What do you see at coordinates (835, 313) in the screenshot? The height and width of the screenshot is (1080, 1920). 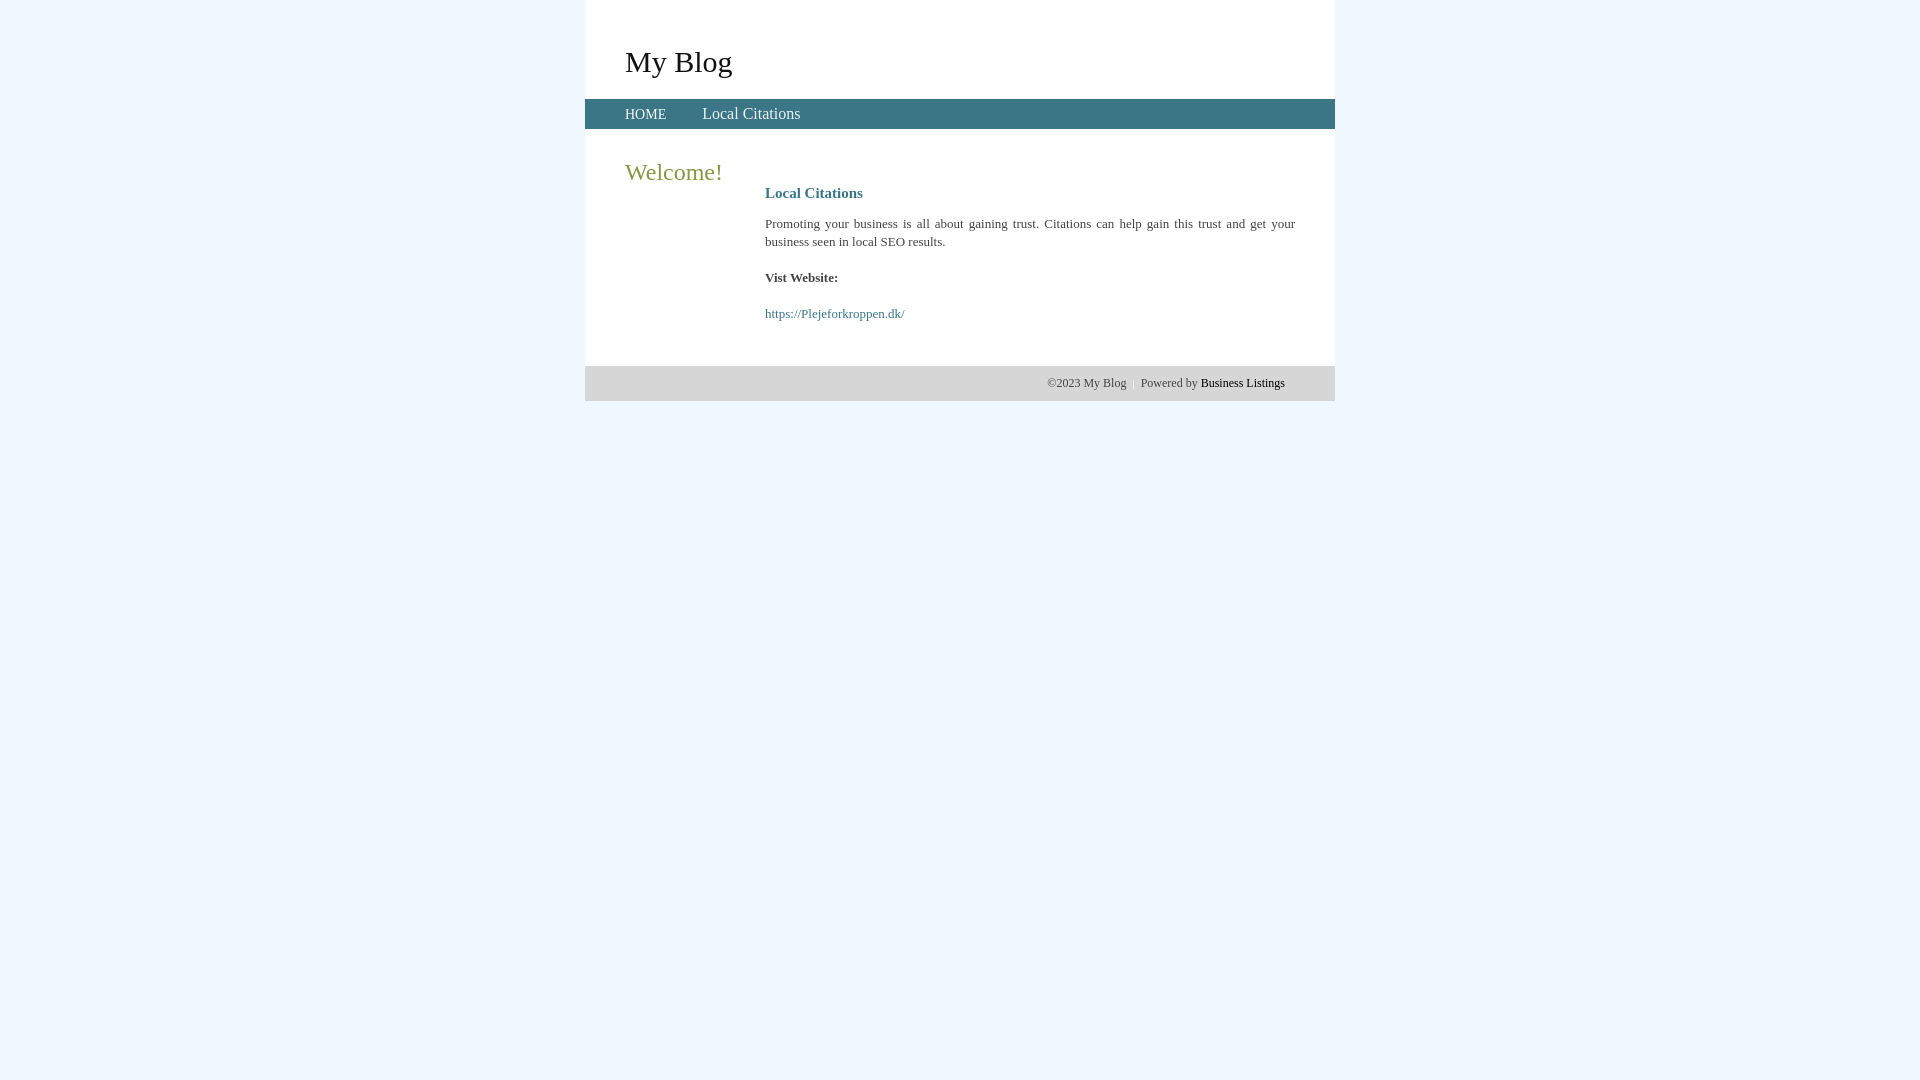 I see `'https://Plejeforkroppen.dk/'` at bounding box center [835, 313].